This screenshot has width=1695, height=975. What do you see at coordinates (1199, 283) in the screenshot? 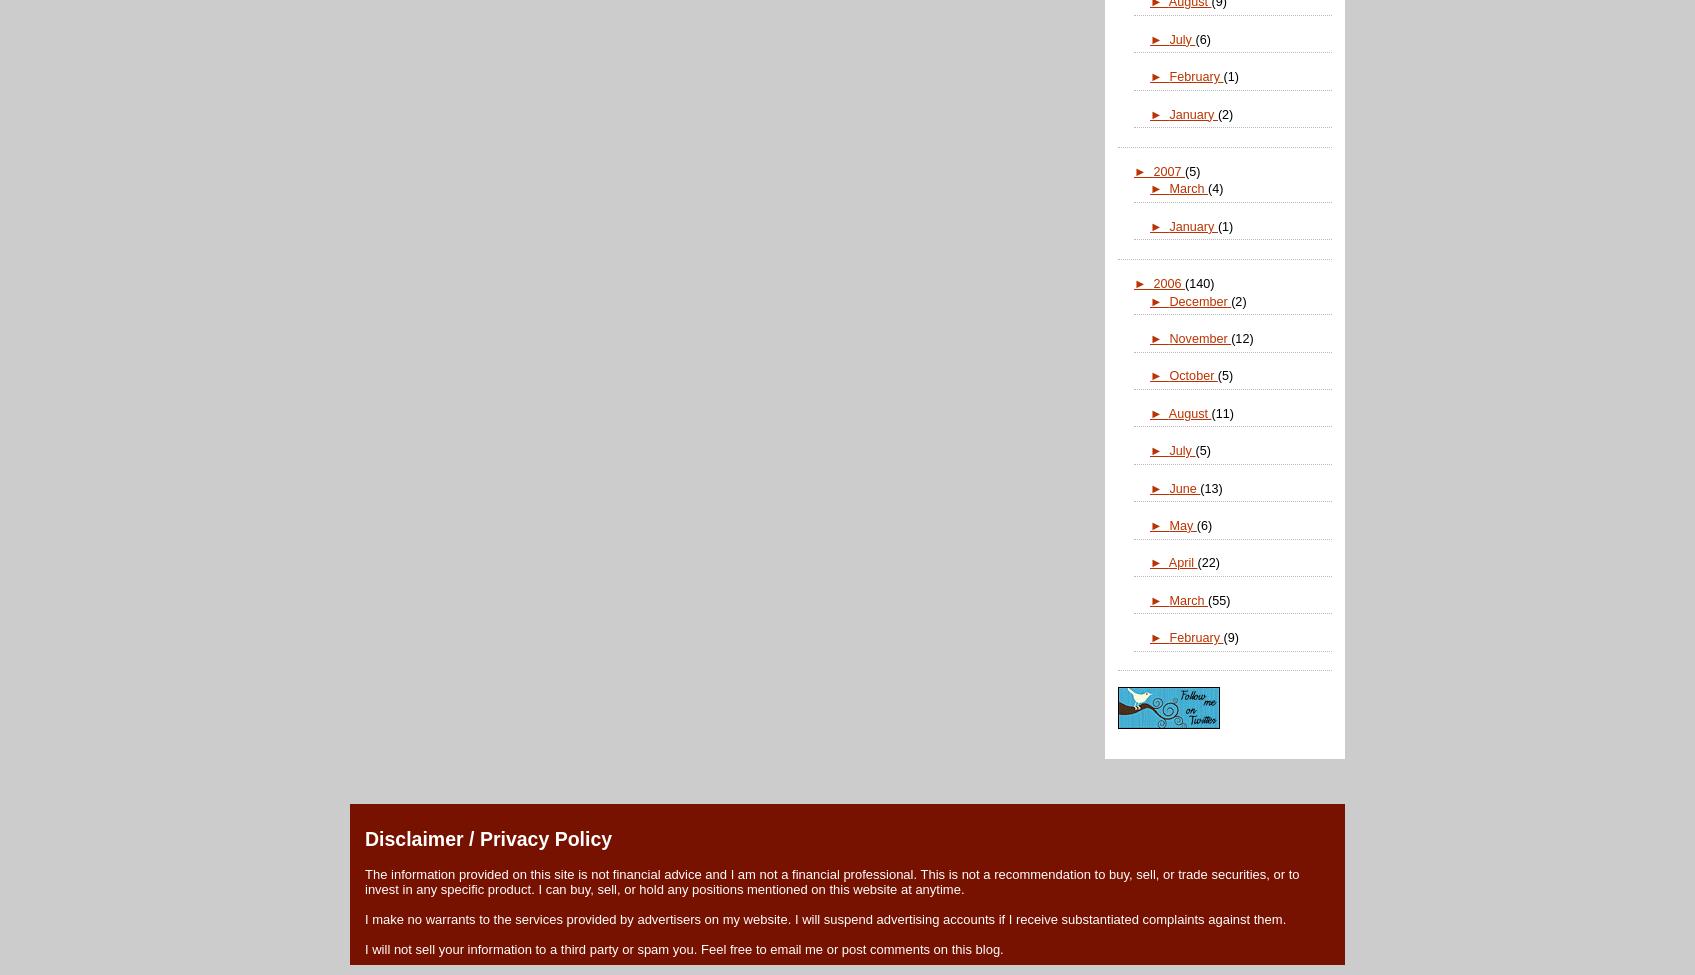
I see `'(140)'` at bounding box center [1199, 283].